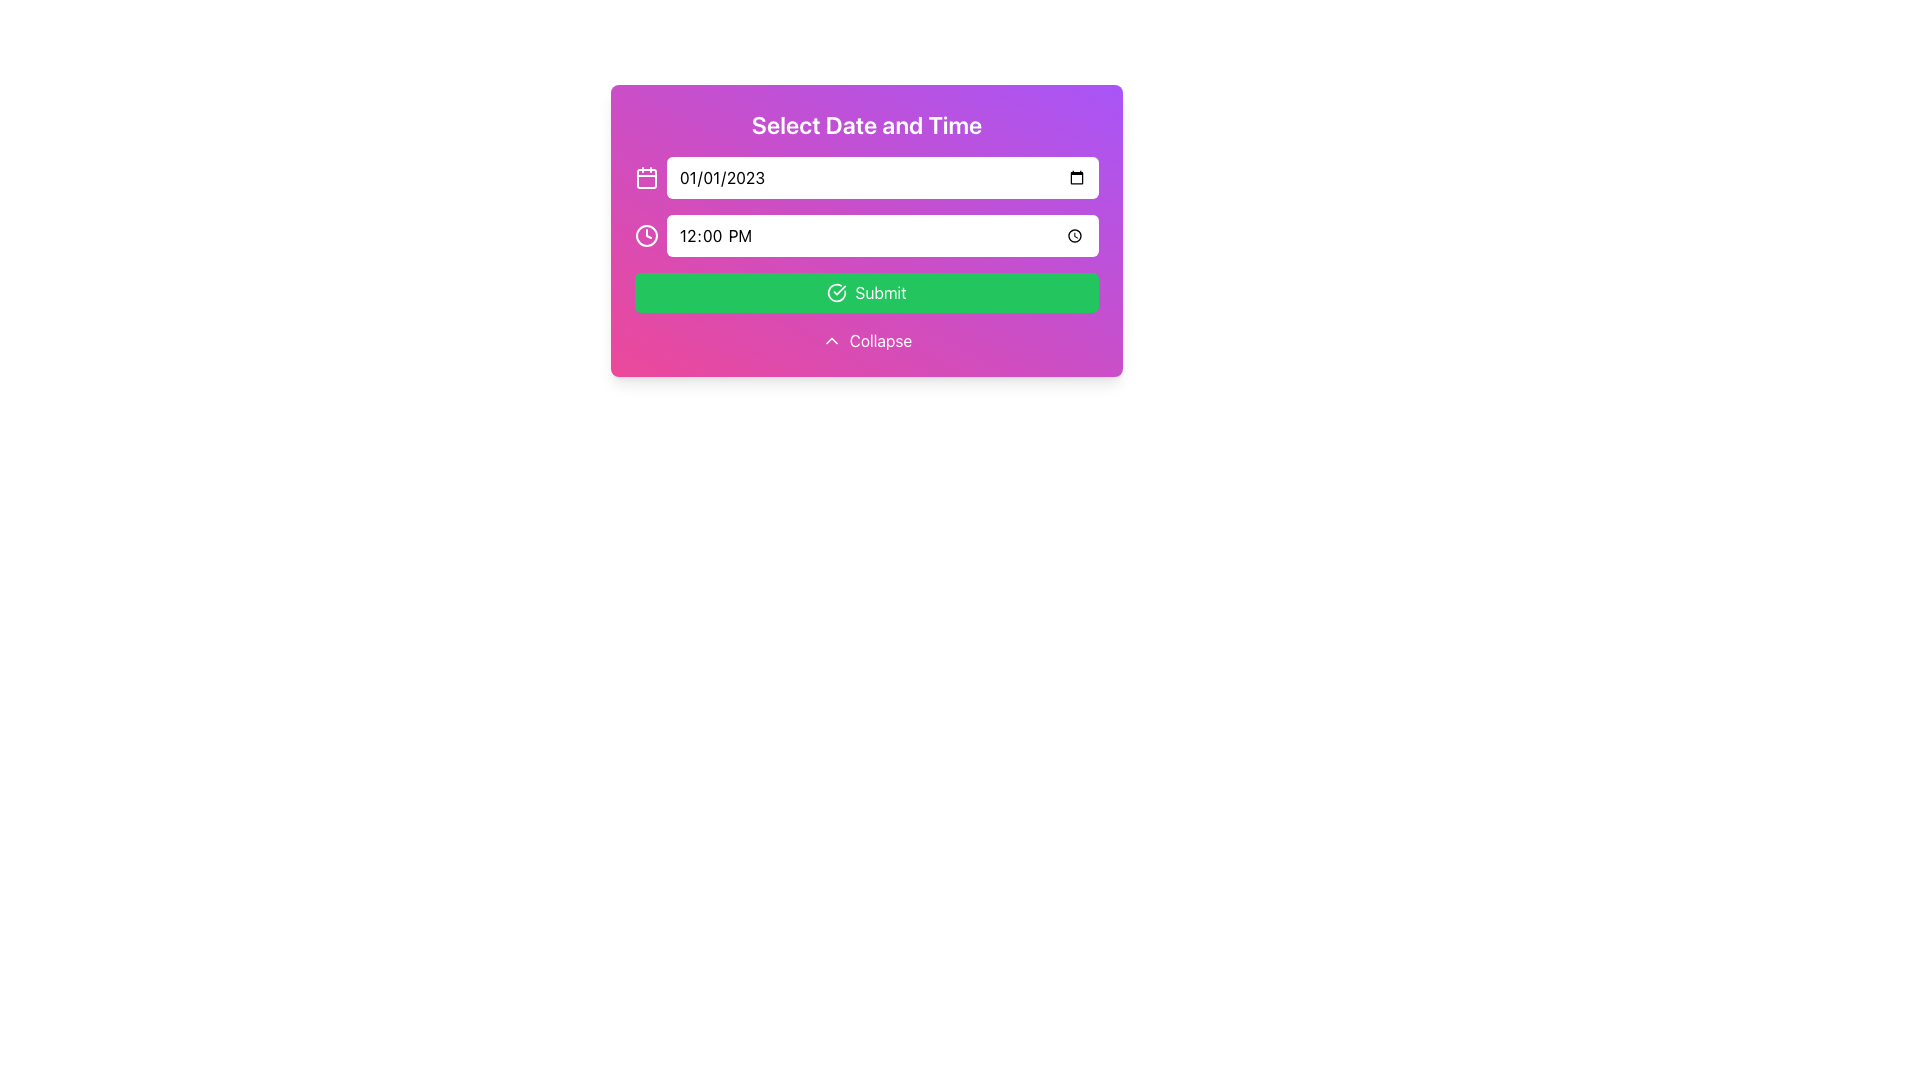 This screenshot has width=1920, height=1080. What do you see at coordinates (867, 293) in the screenshot?
I see `the green 'Submit' button with a check mark icon` at bounding box center [867, 293].